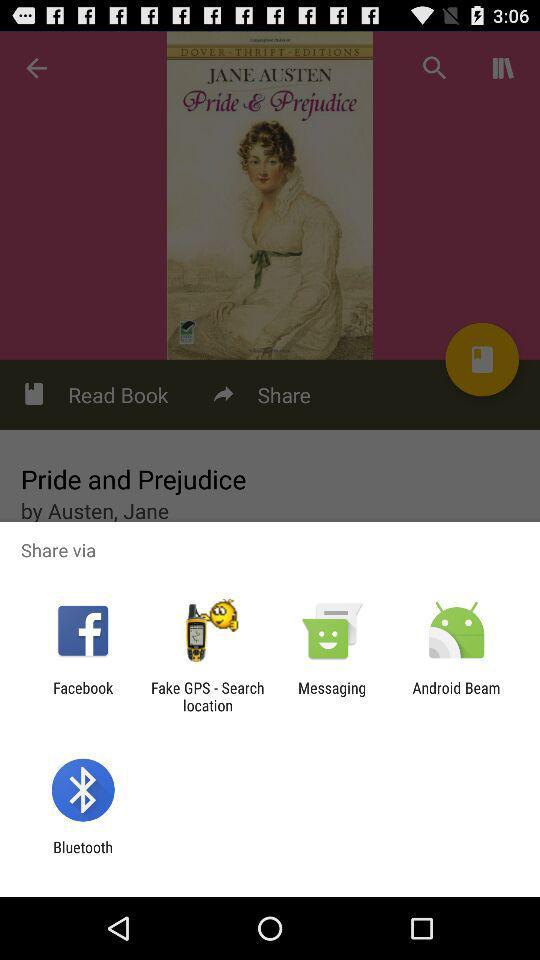 Image resolution: width=540 pixels, height=960 pixels. What do you see at coordinates (82, 696) in the screenshot?
I see `facebook item` at bounding box center [82, 696].